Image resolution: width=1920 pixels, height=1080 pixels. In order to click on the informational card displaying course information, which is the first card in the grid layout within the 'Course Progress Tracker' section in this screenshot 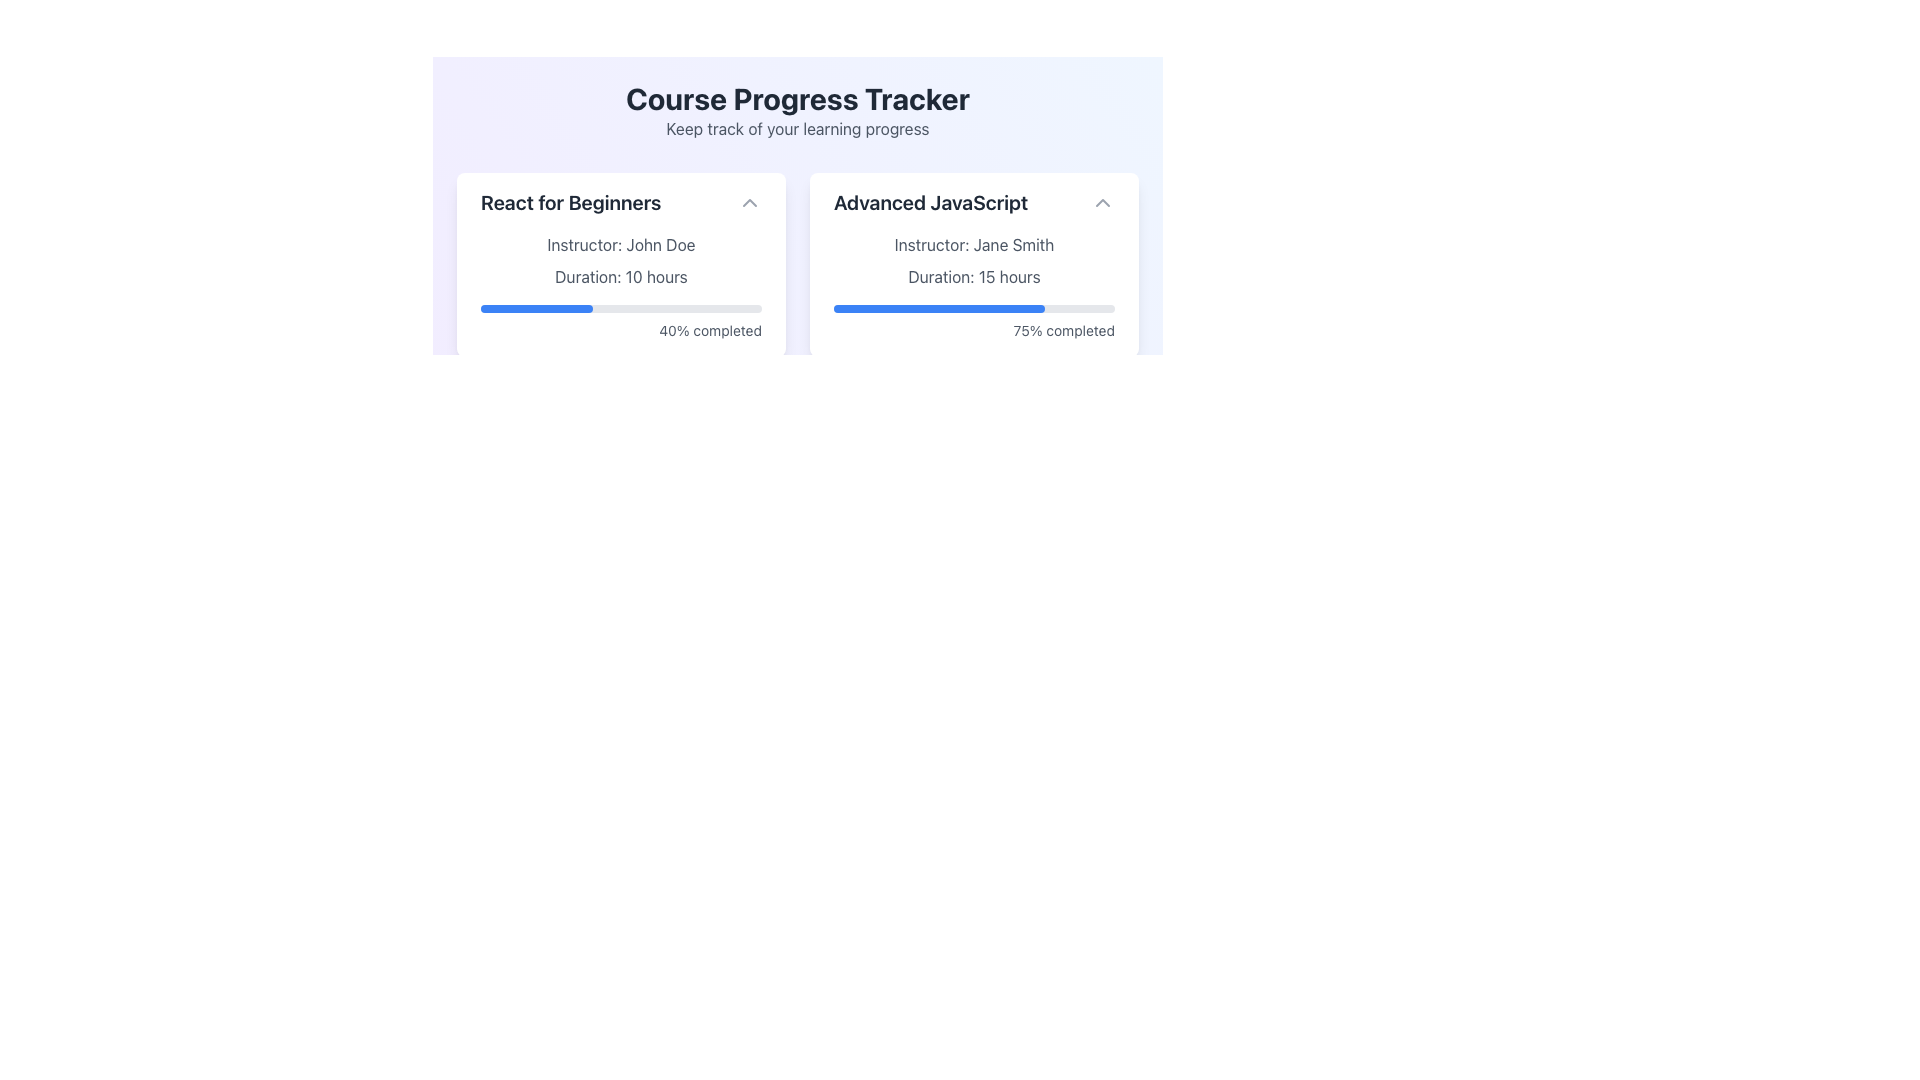, I will do `click(620, 264)`.